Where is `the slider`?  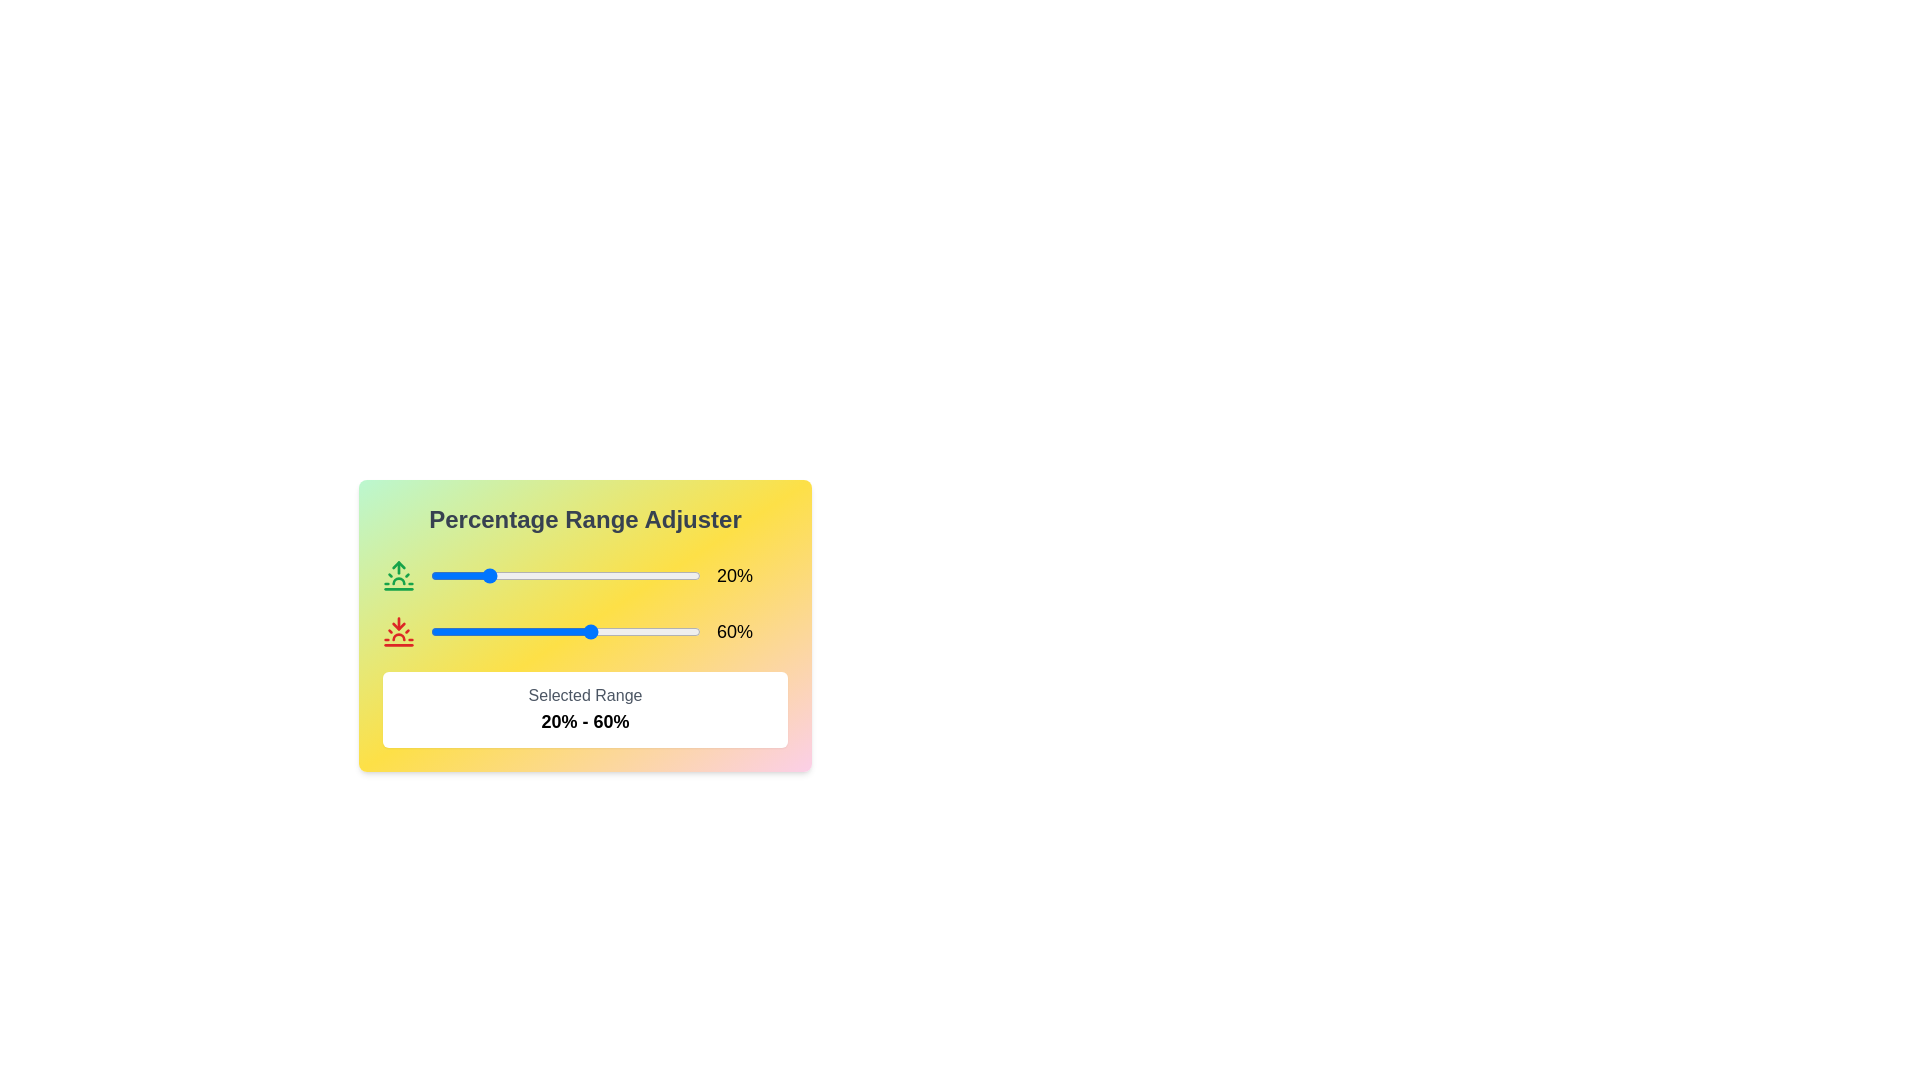 the slider is located at coordinates (435, 575).